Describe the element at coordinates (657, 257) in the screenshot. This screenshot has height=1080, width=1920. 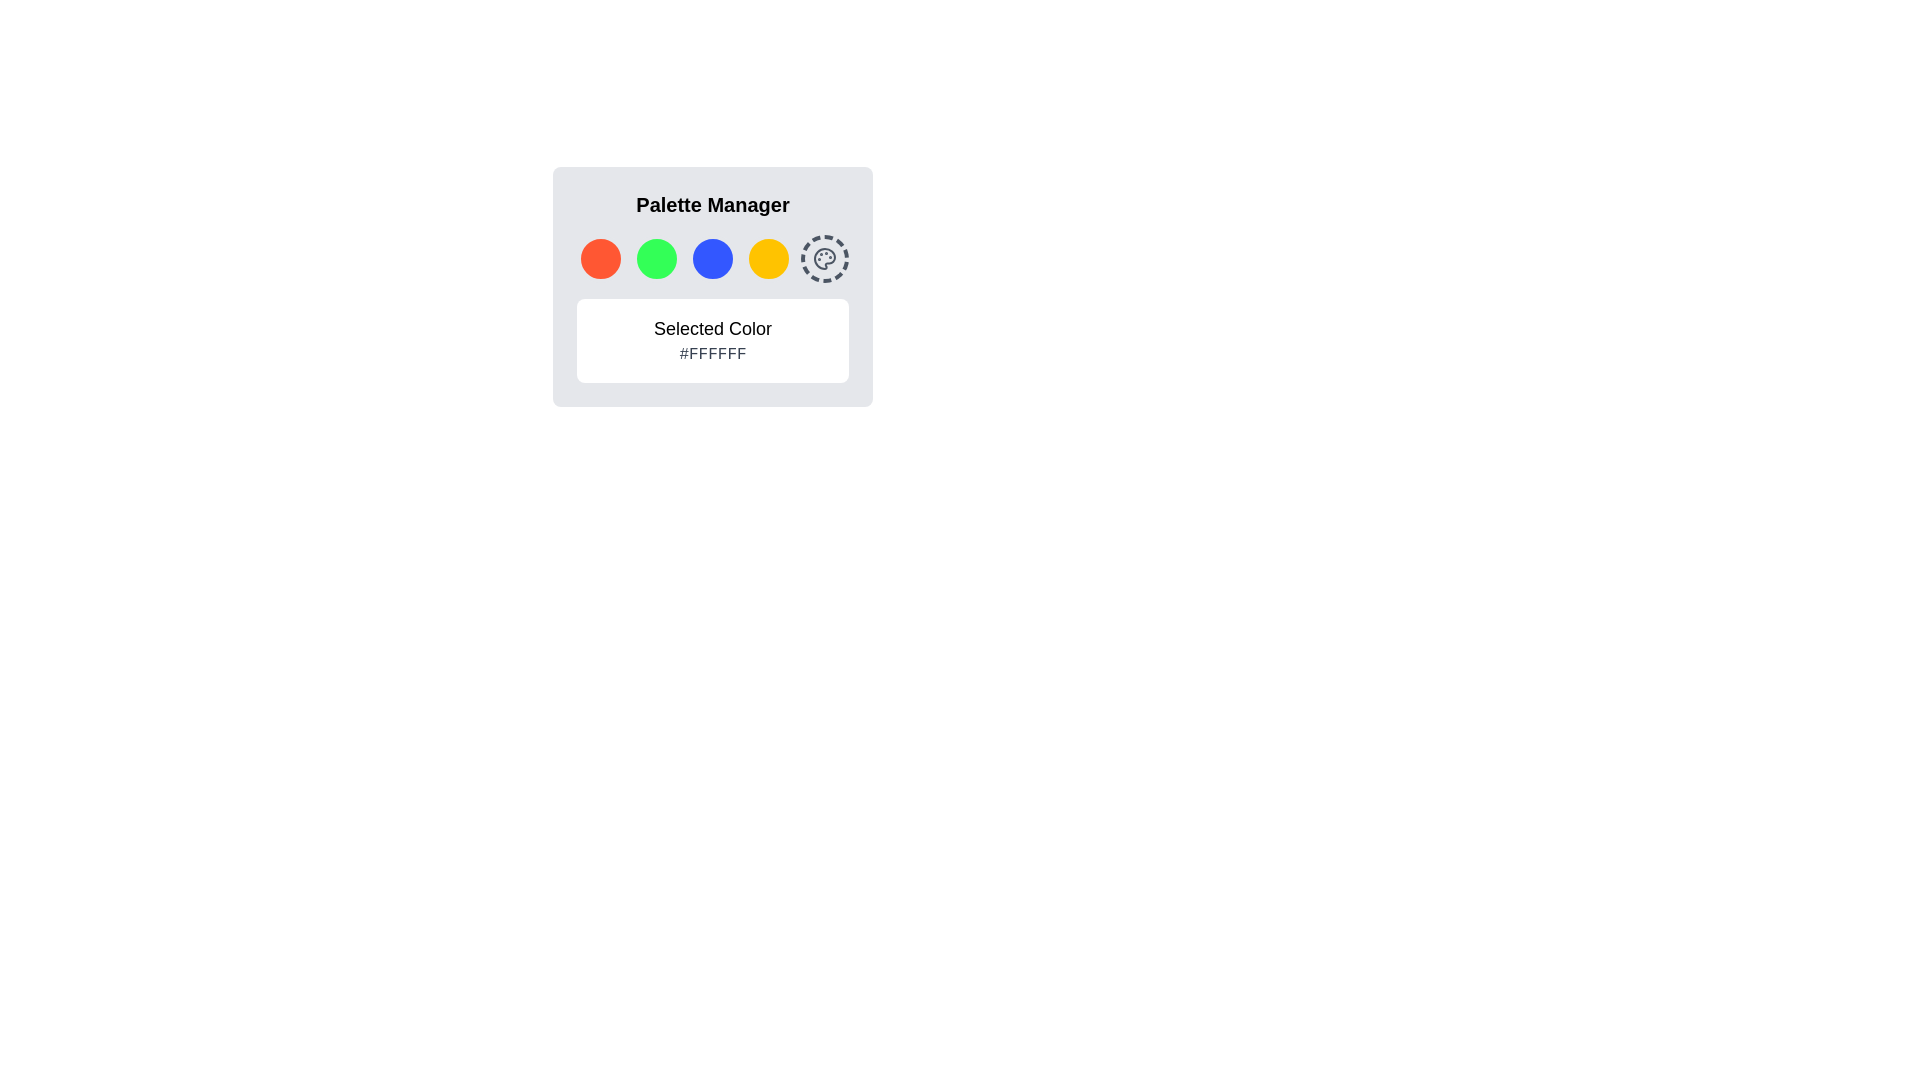
I see `the second selectable circular color button with a green color (#33FF57) located beneath the 'Palette Manager' title` at that location.